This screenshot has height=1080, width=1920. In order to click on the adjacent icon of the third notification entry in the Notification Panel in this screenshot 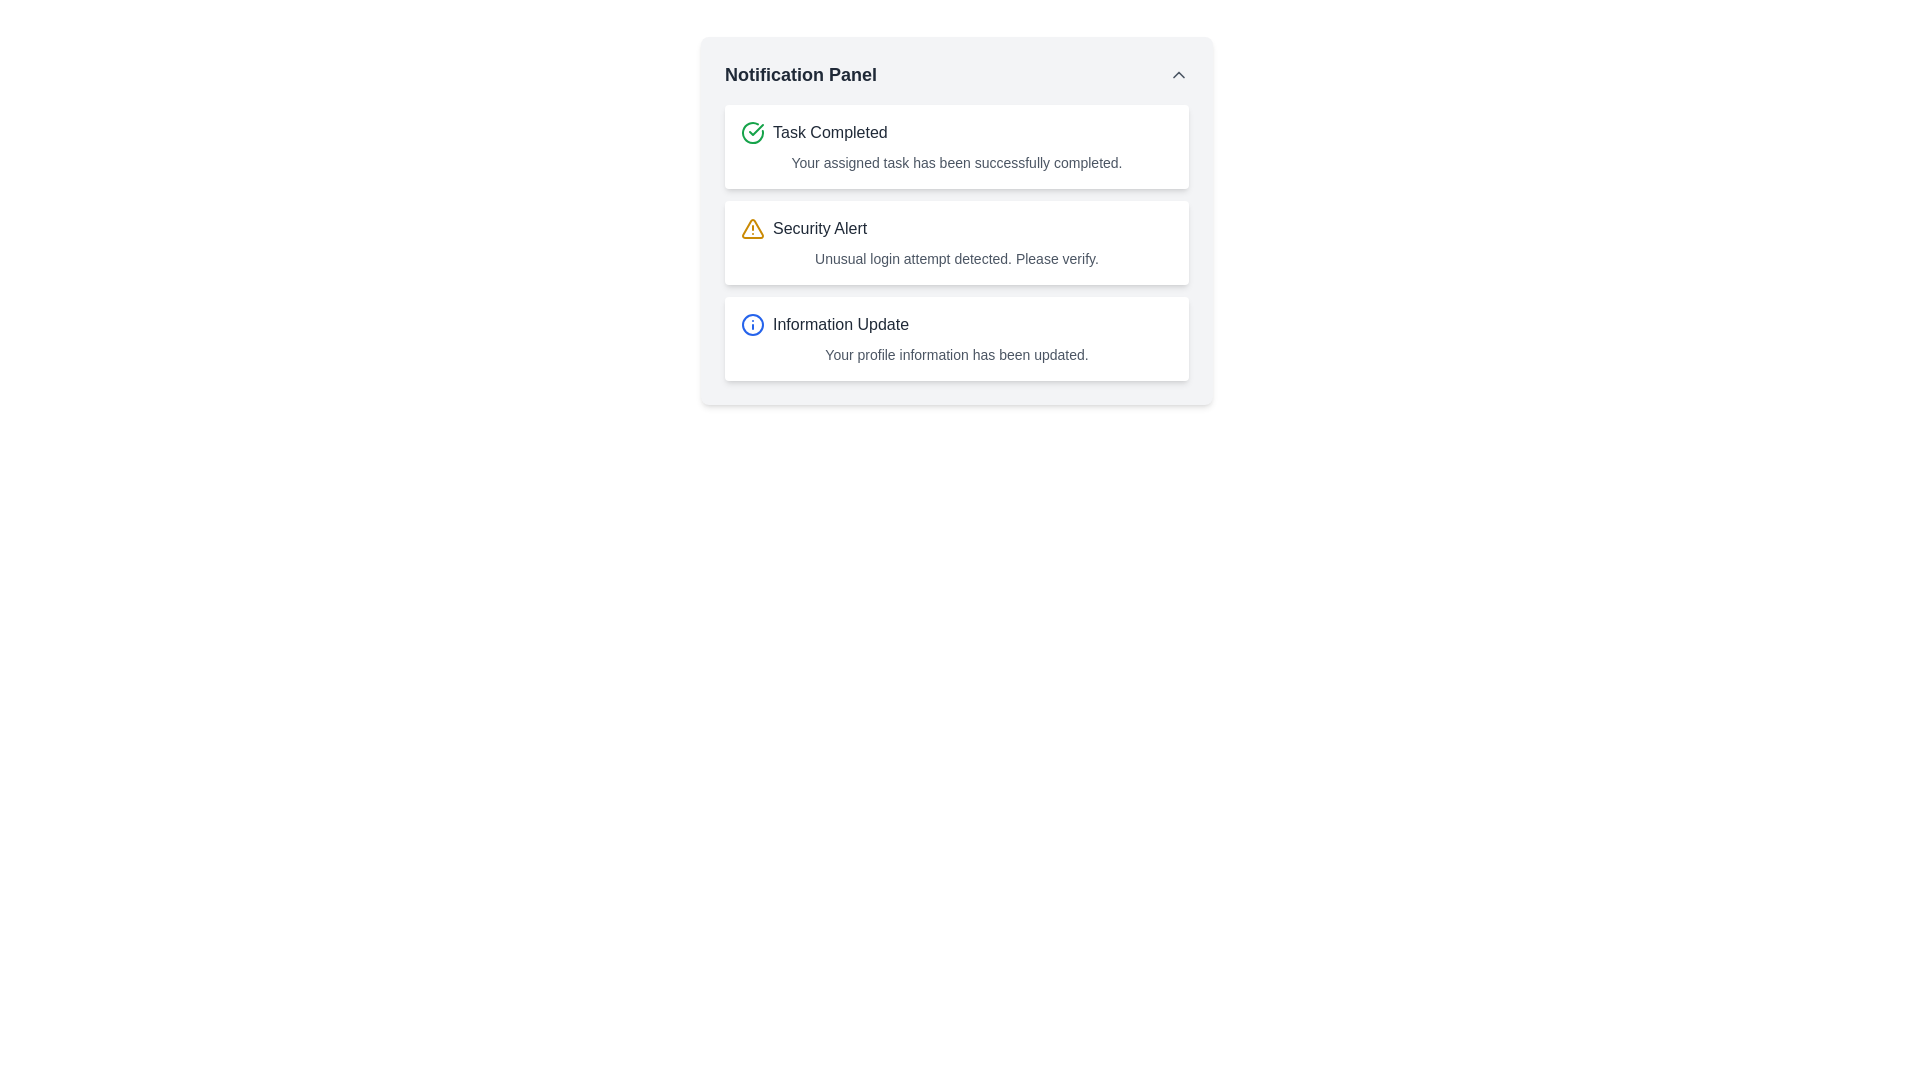, I will do `click(955, 323)`.